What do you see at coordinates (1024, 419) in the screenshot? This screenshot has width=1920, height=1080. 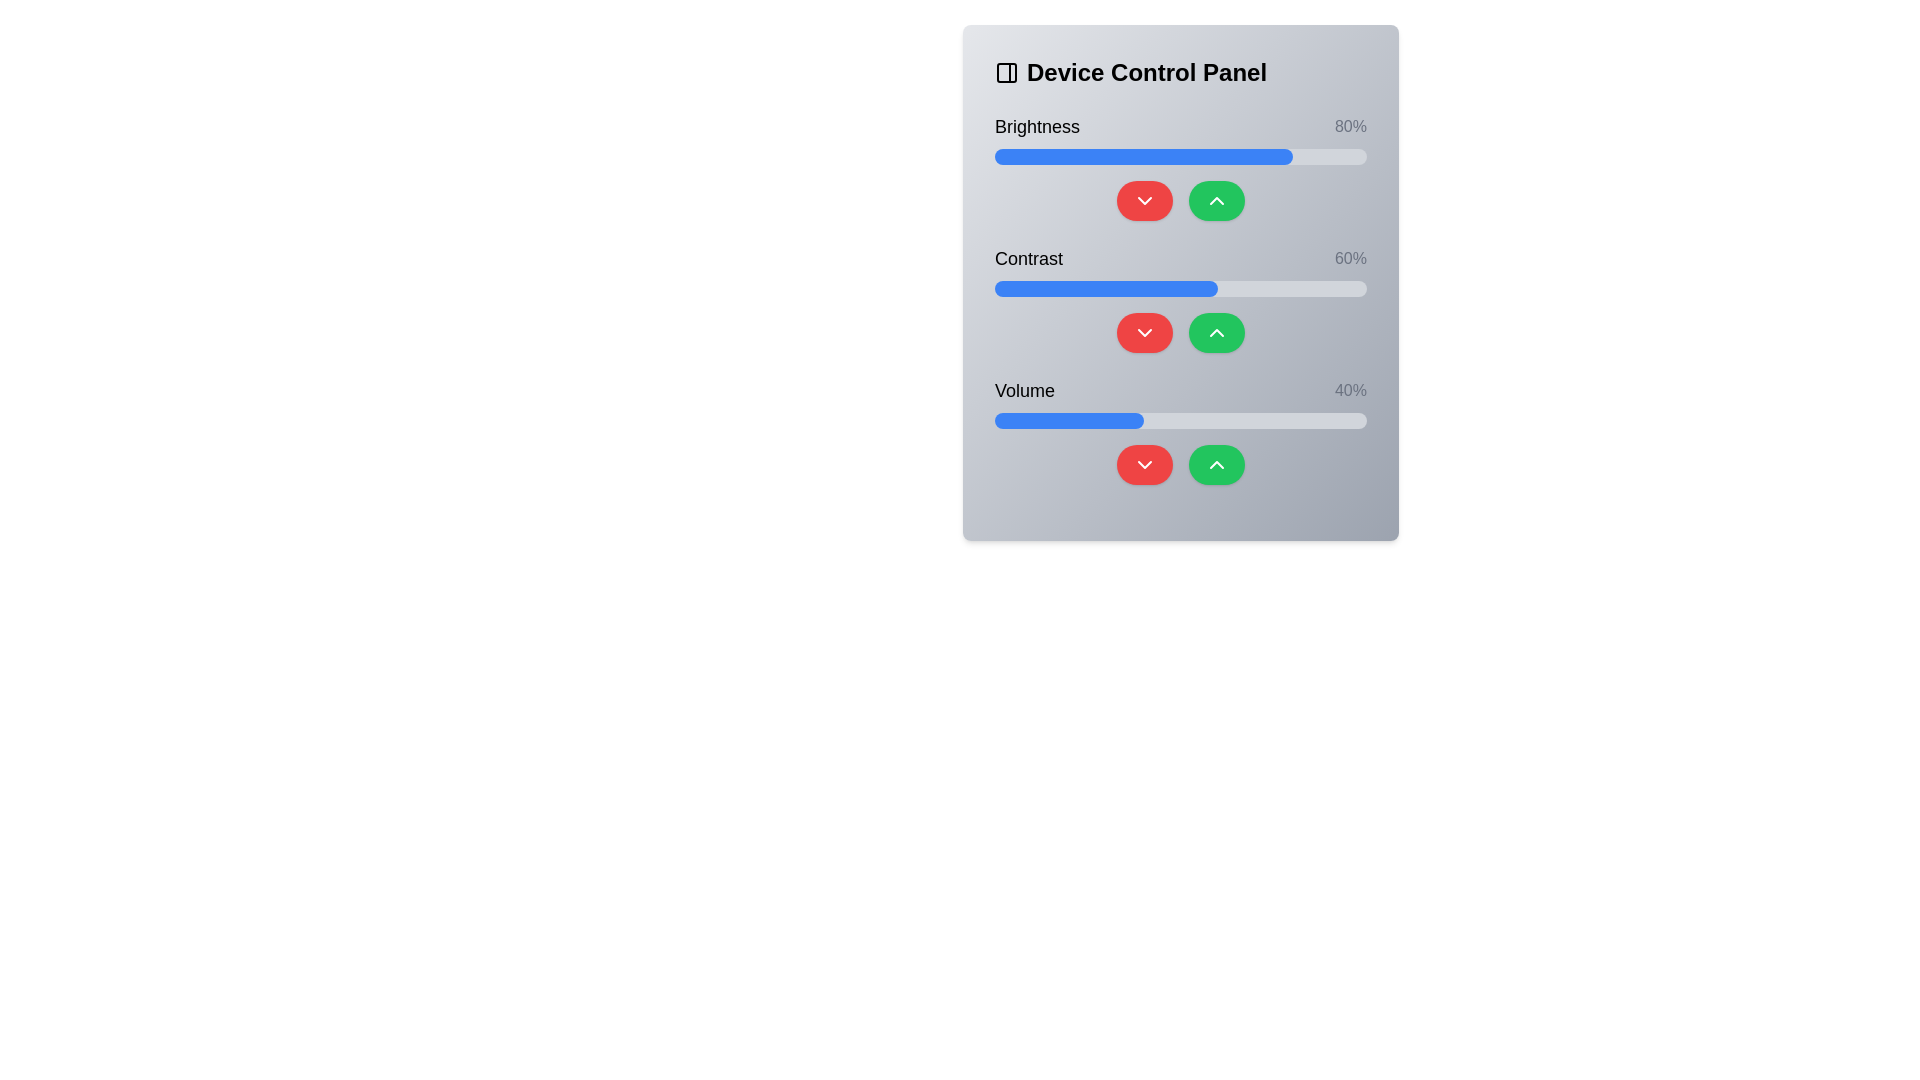 I see `the volume` at bounding box center [1024, 419].